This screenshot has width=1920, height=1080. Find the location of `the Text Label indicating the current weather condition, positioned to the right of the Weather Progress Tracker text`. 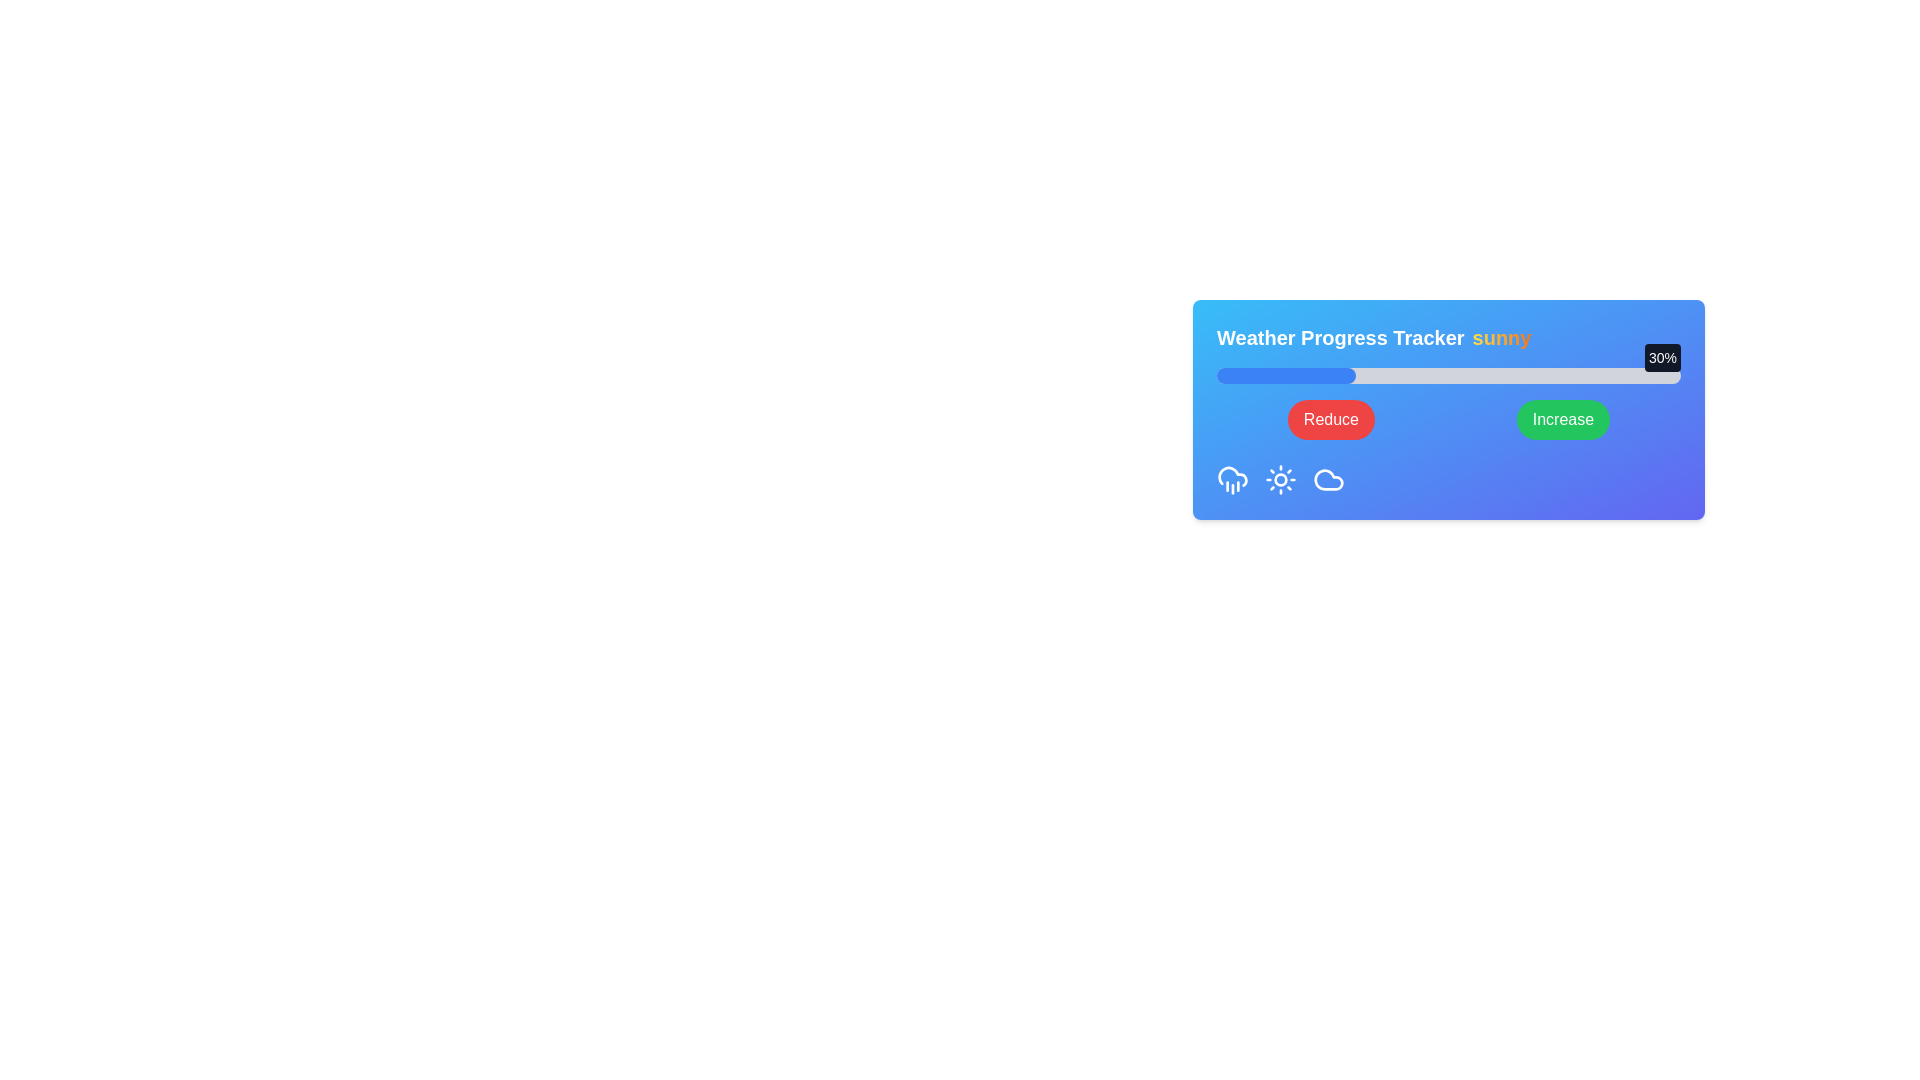

the Text Label indicating the current weather condition, positioned to the right of the Weather Progress Tracker text is located at coordinates (1502, 337).